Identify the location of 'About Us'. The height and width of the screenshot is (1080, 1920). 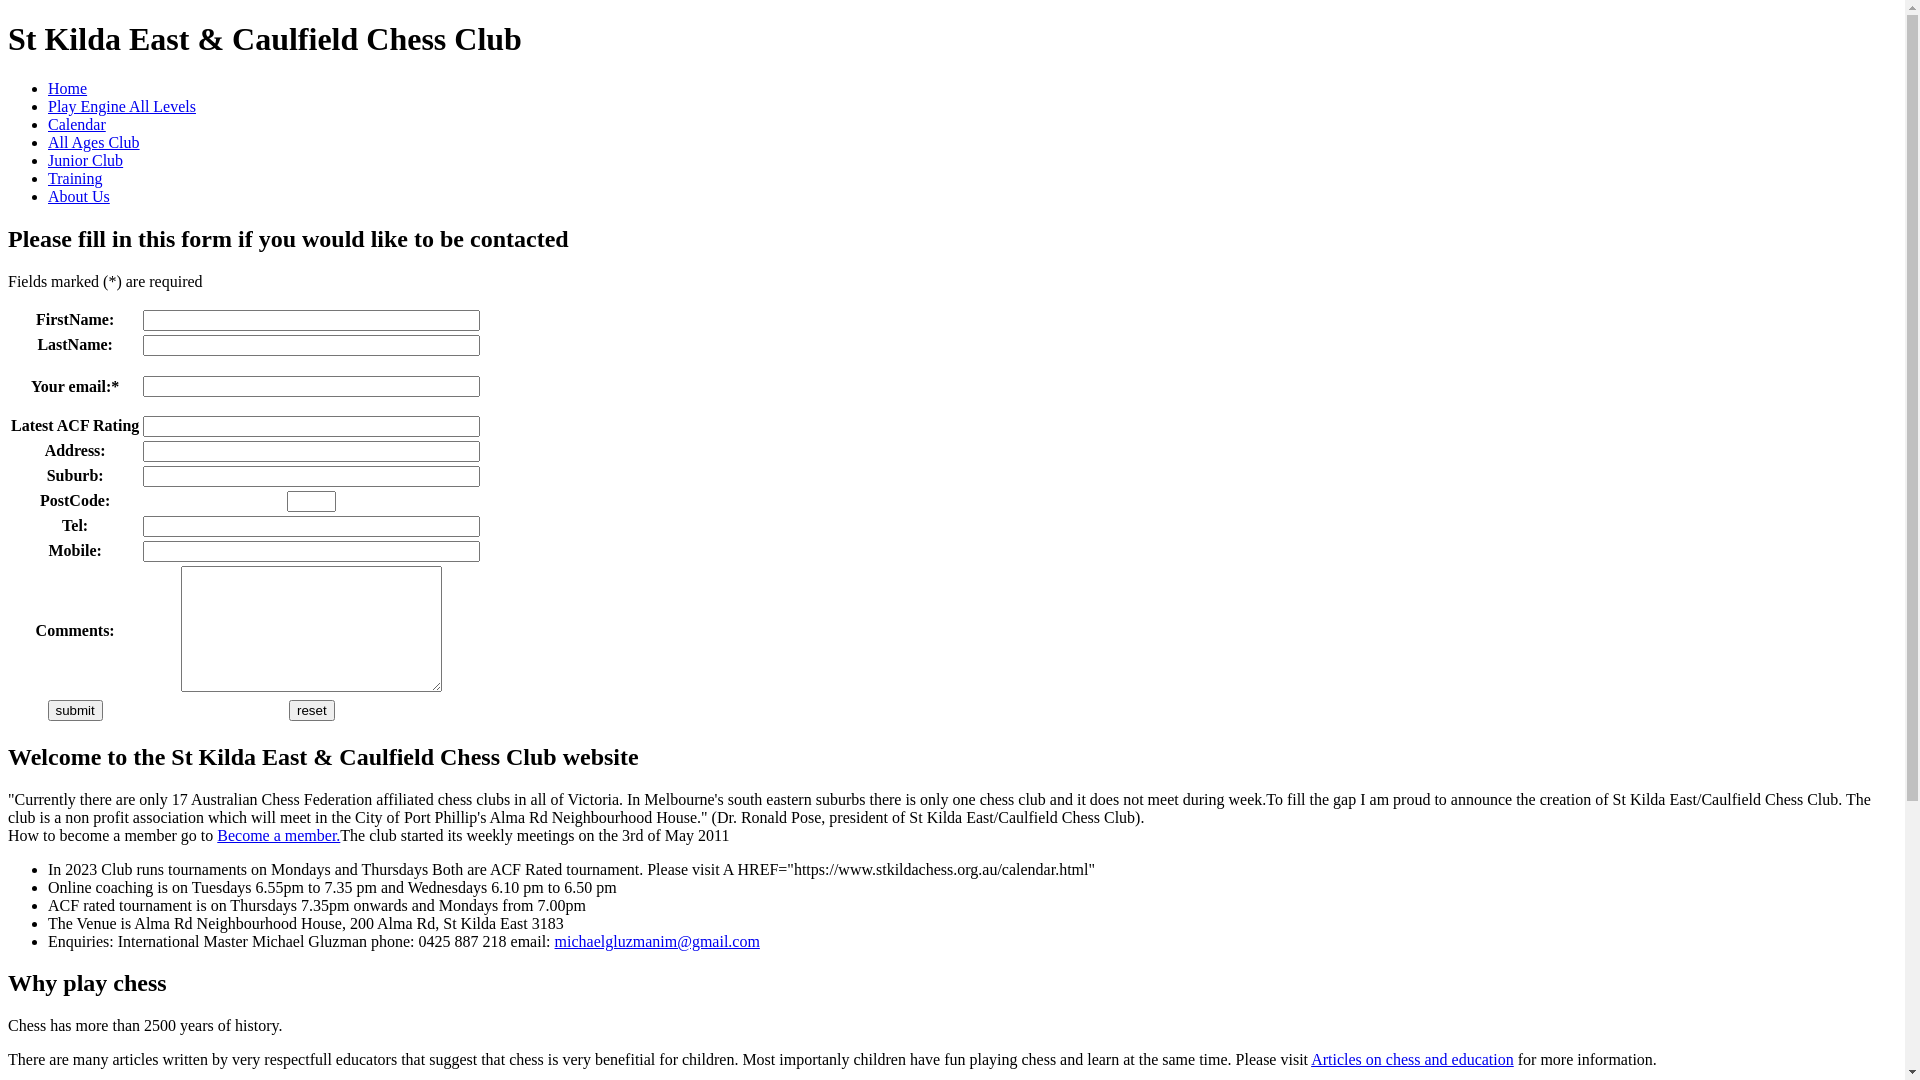
(78, 196).